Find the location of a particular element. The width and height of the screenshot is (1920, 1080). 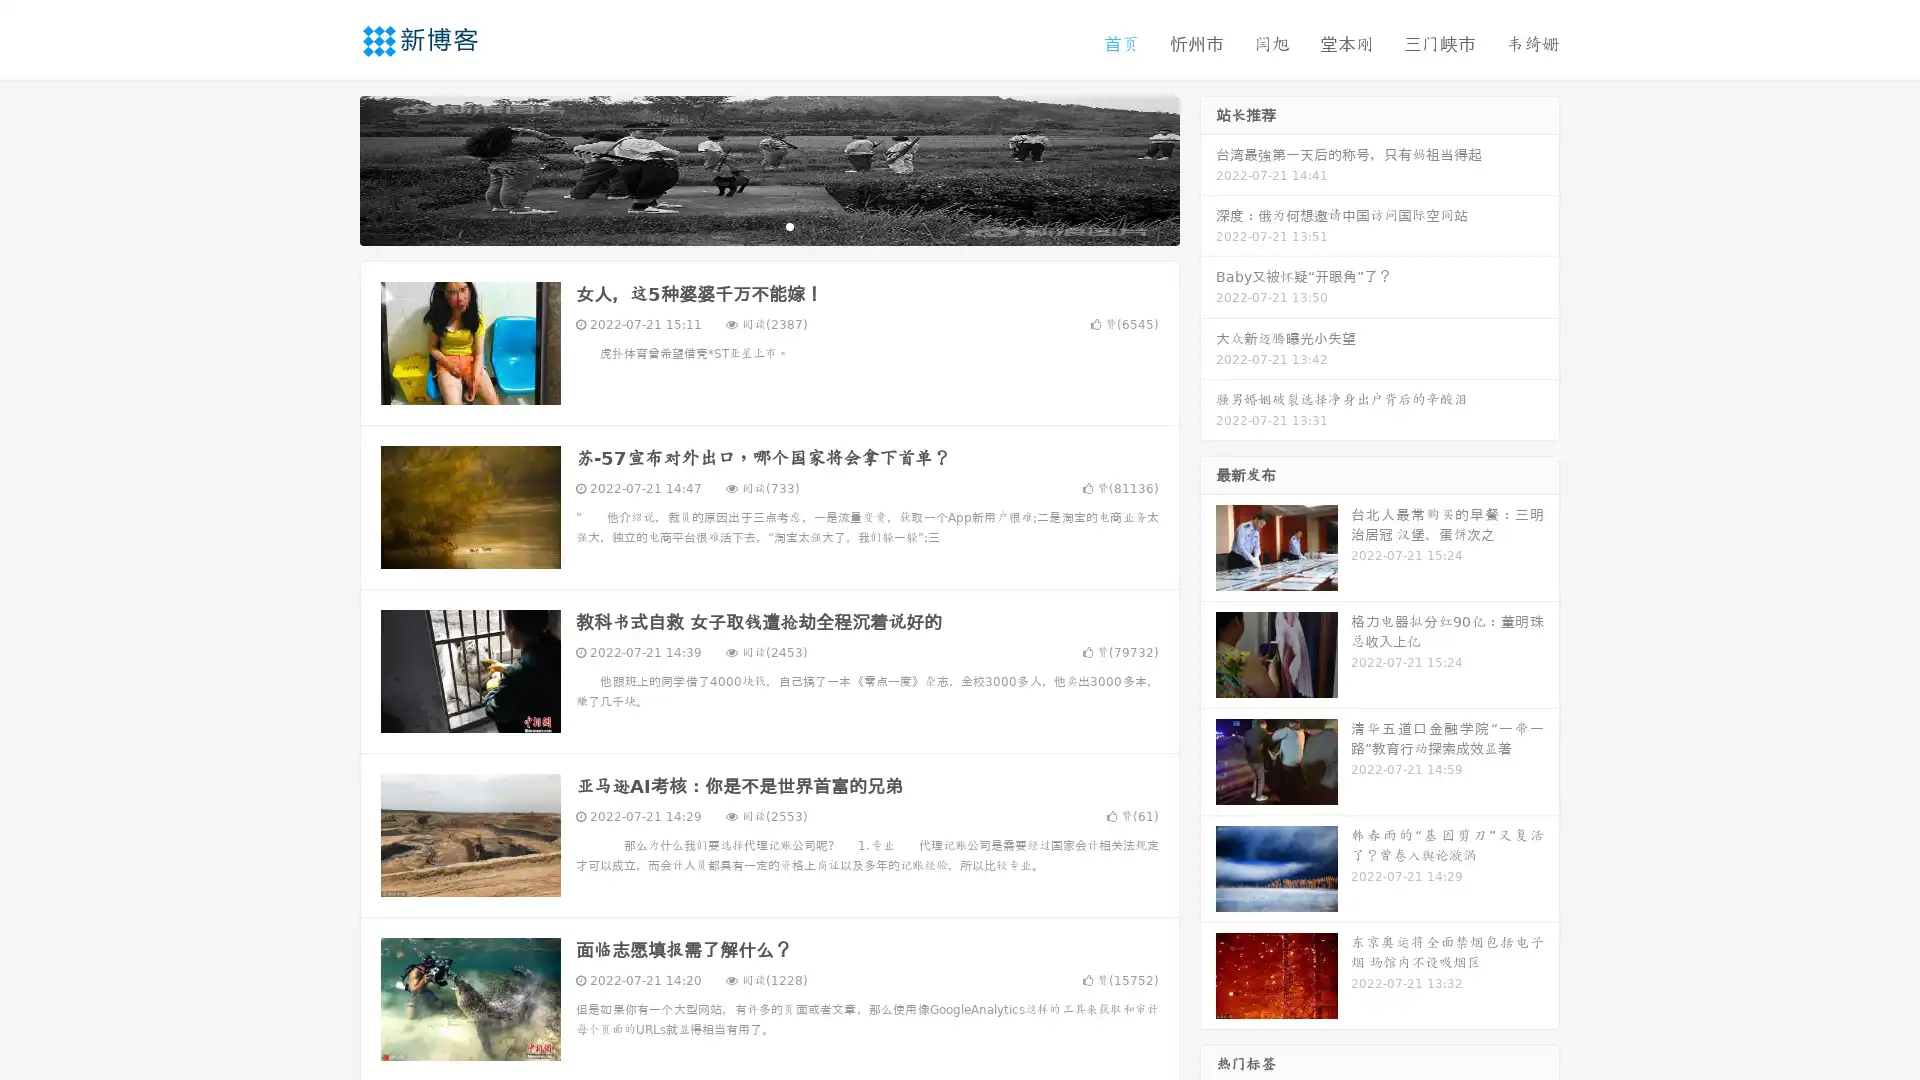

Next slide is located at coordinates (1208, 168).